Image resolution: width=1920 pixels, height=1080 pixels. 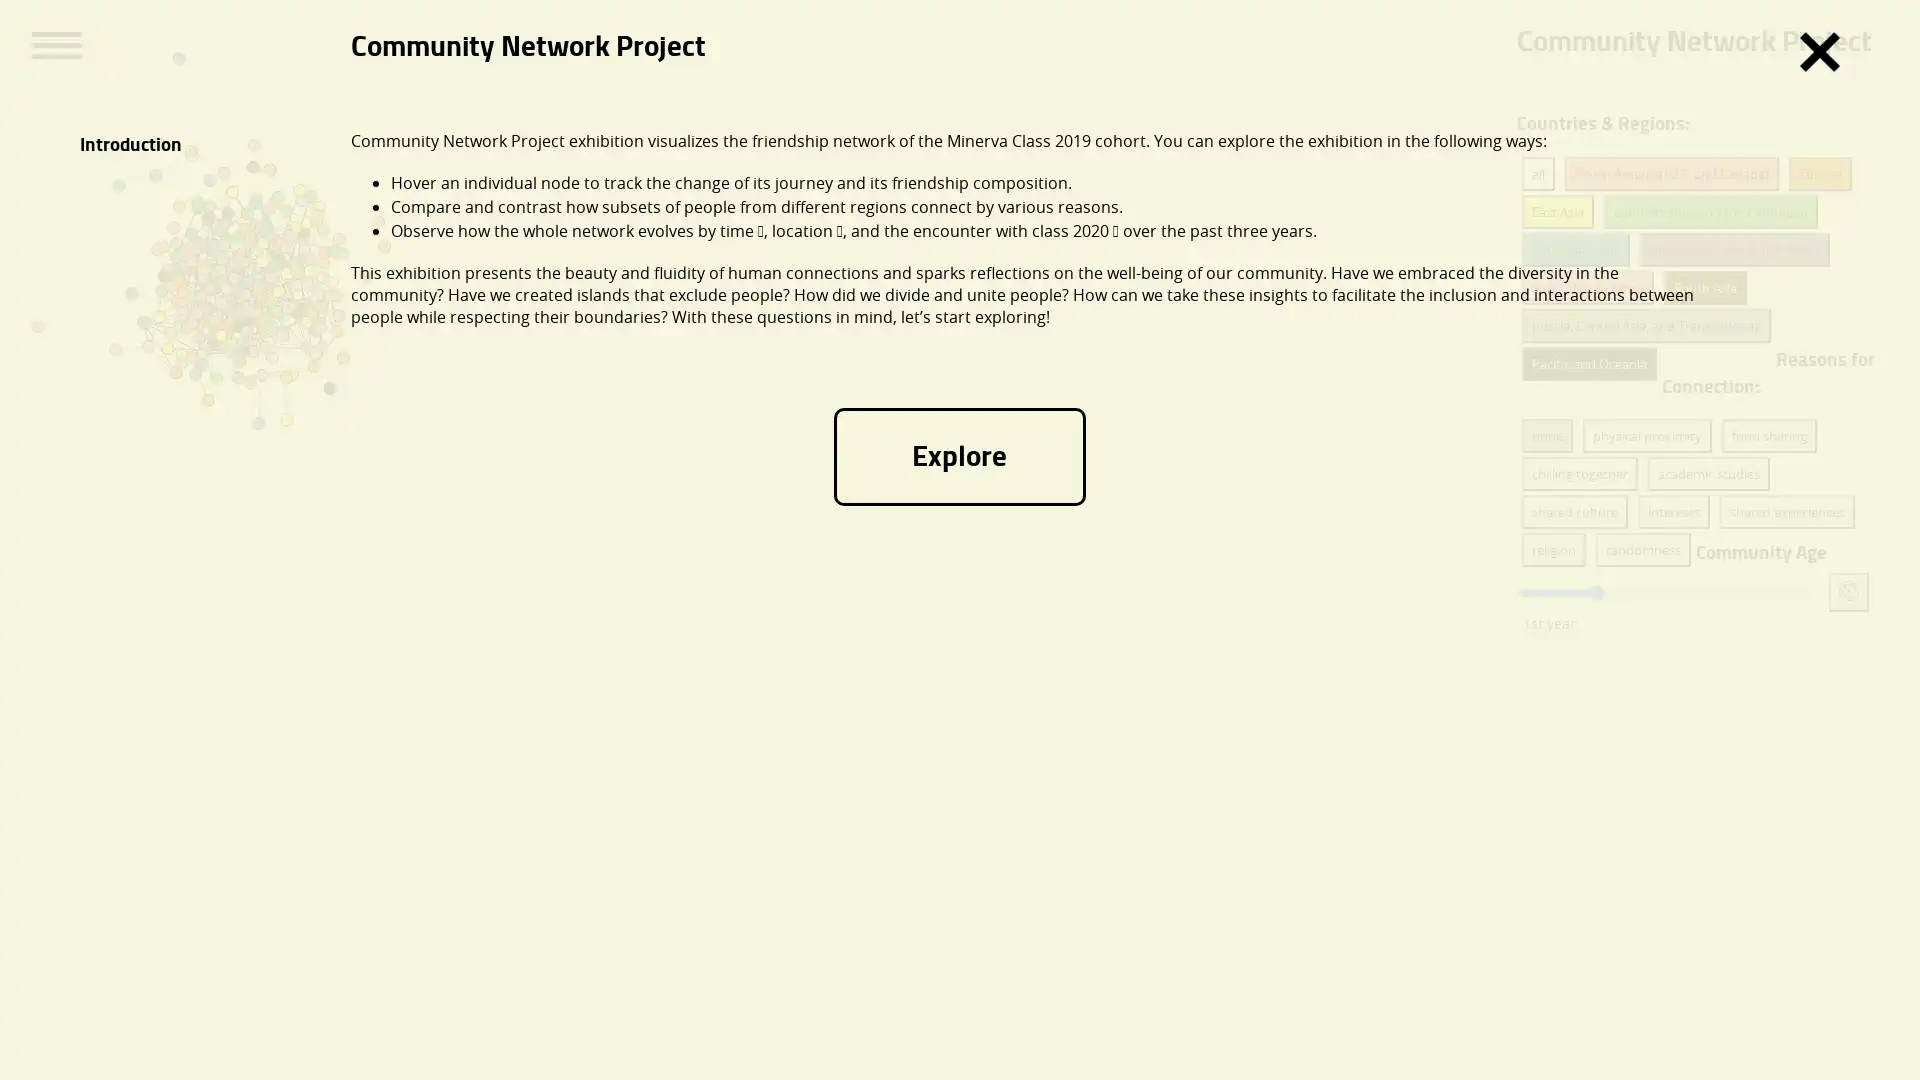 What do you see at coordinates (1707, 474) in the screenshot?
I see `academic studies` at bounding box center [1707, 474].